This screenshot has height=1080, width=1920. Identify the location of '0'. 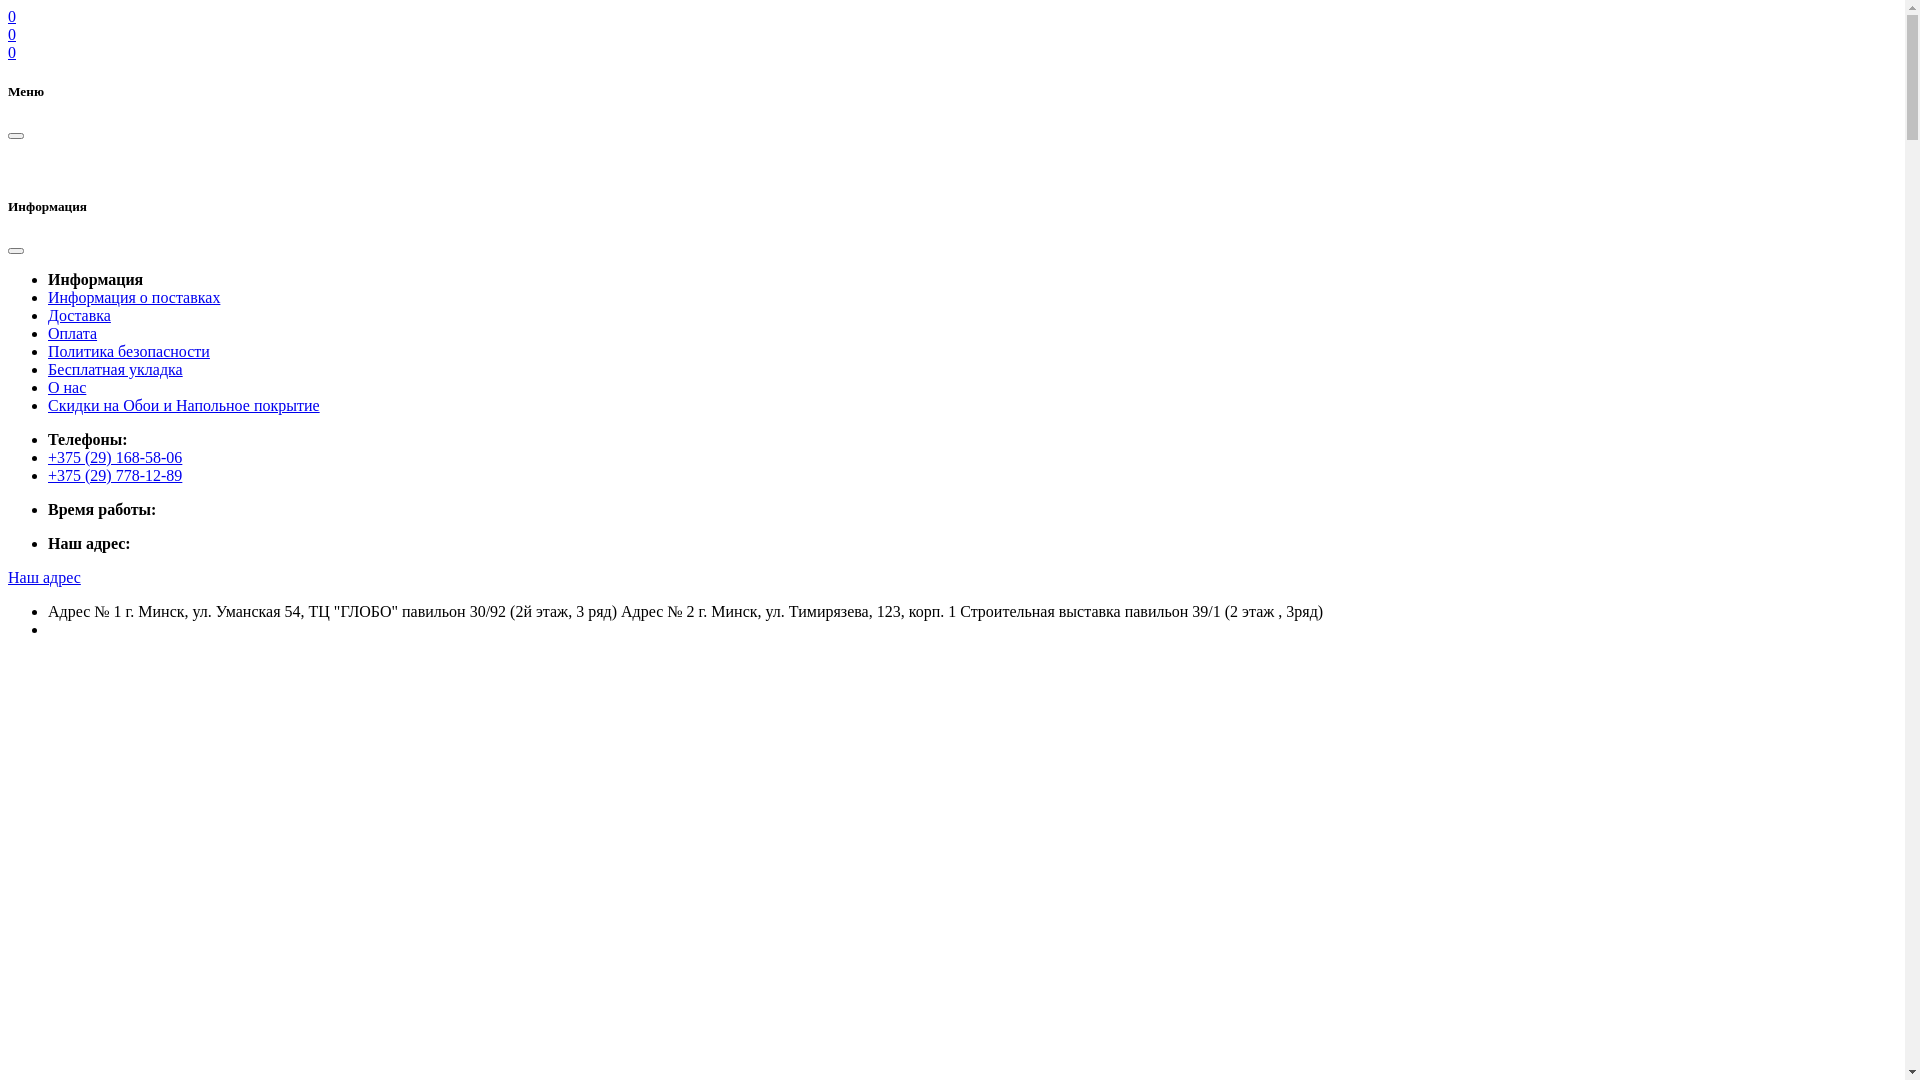
(12, 16).